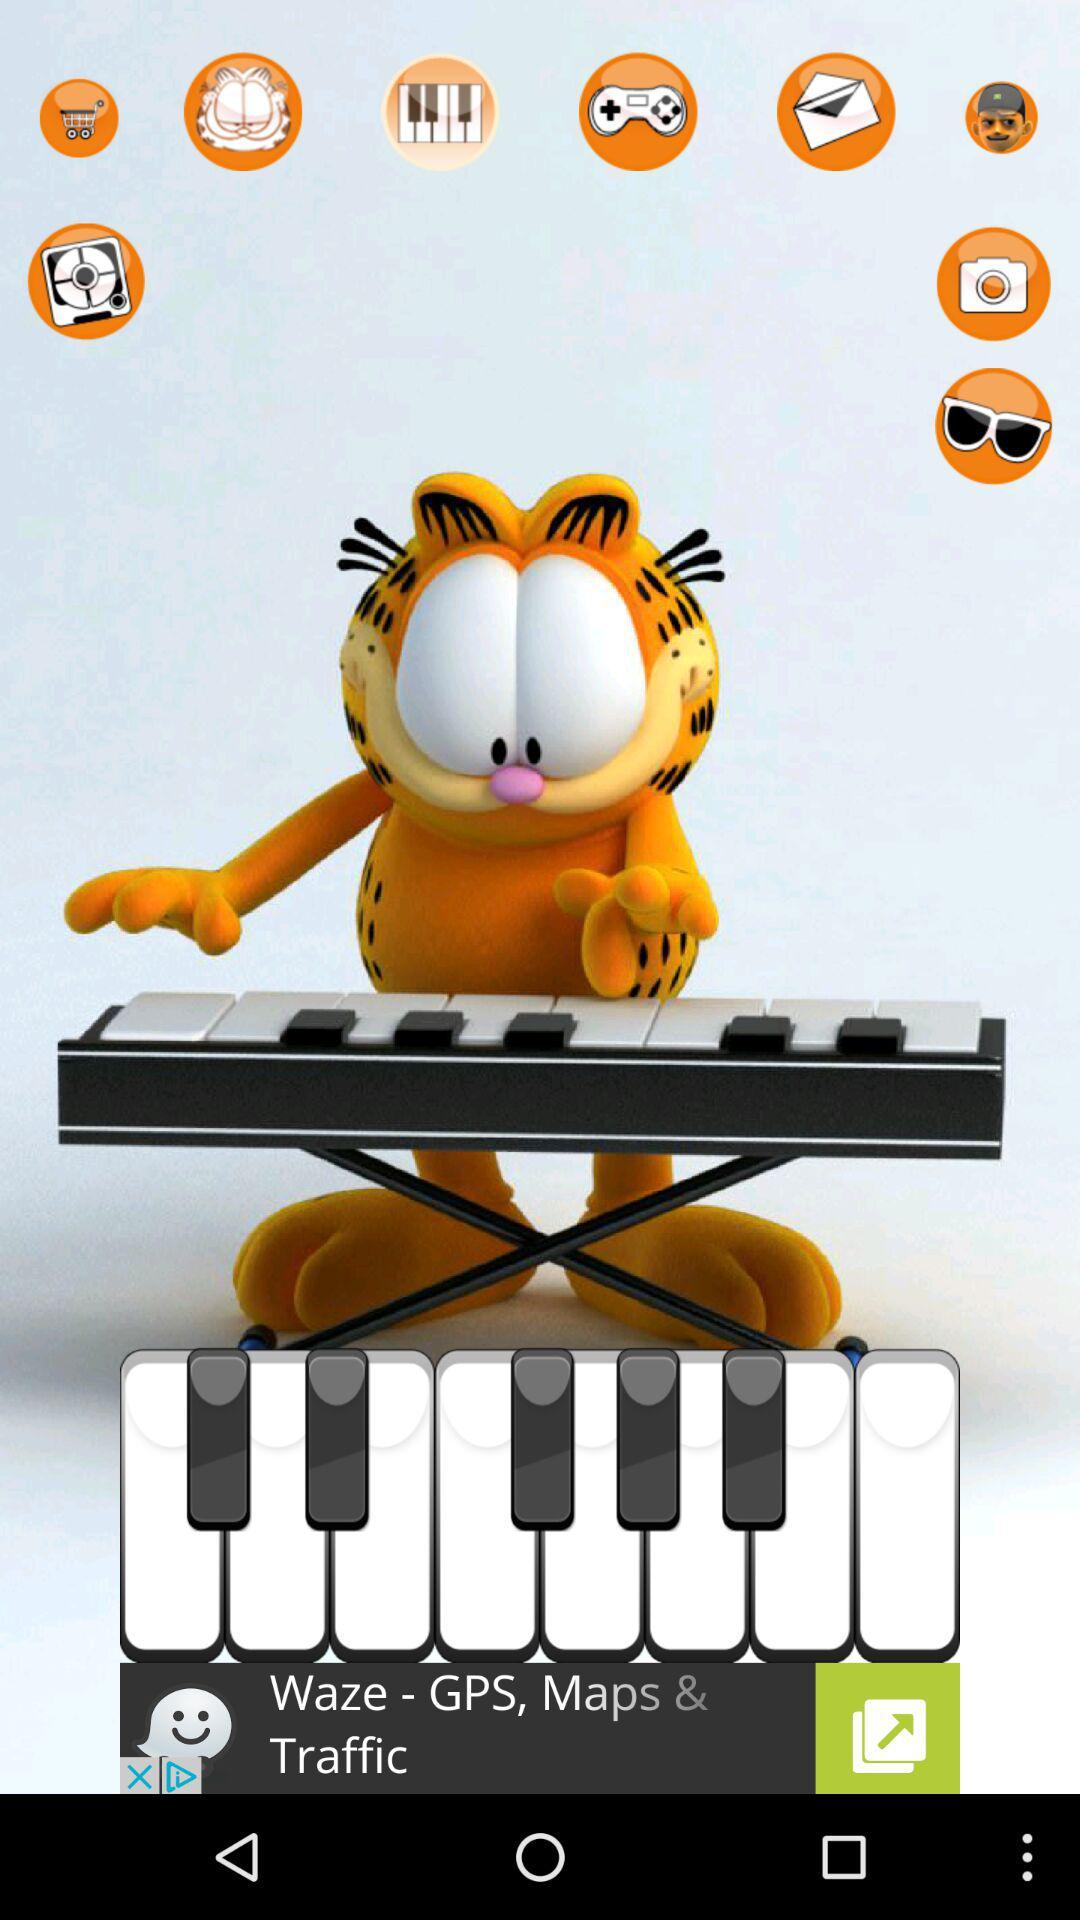 This screenshot has width=1080, height=1920. Describe the element at coordinates (993, 456) in the screenshot. I see `the emoji icon` at that location.